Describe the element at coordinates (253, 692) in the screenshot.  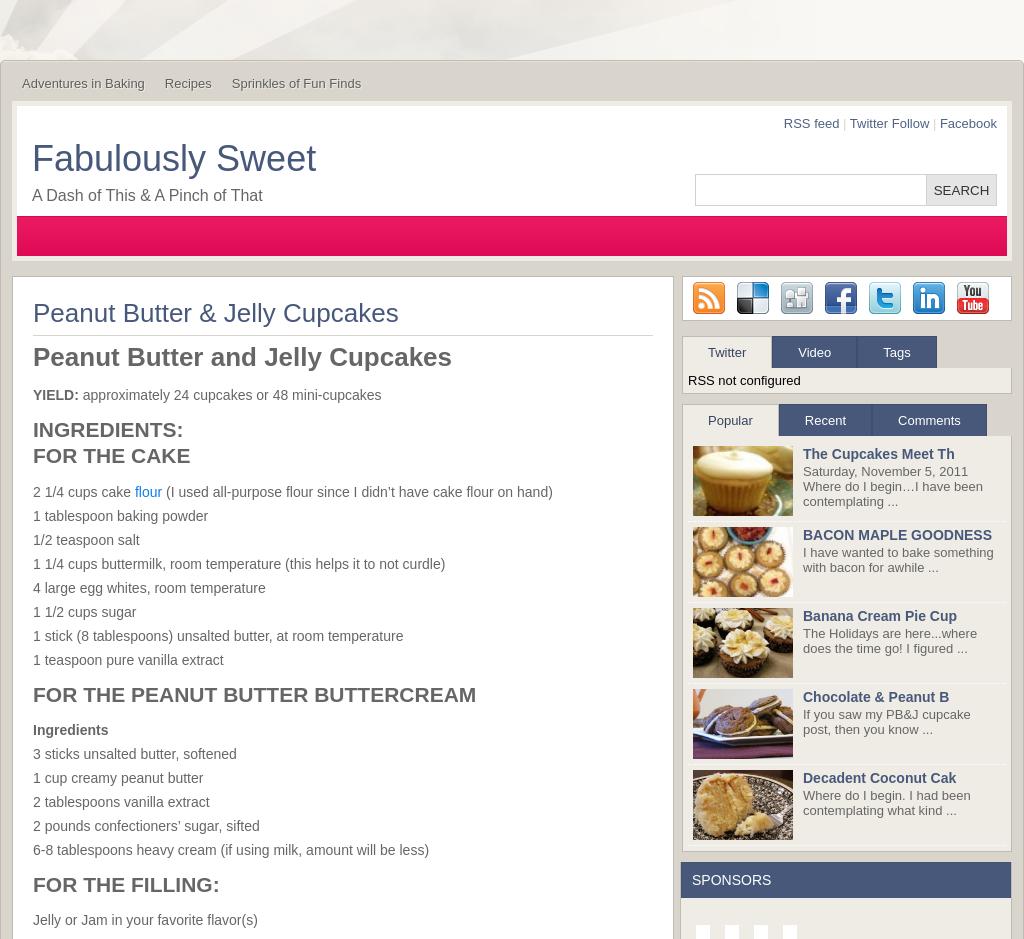
I see `'FOR THE PEANUT BUTTER BUTTERCREAM'` at that location.